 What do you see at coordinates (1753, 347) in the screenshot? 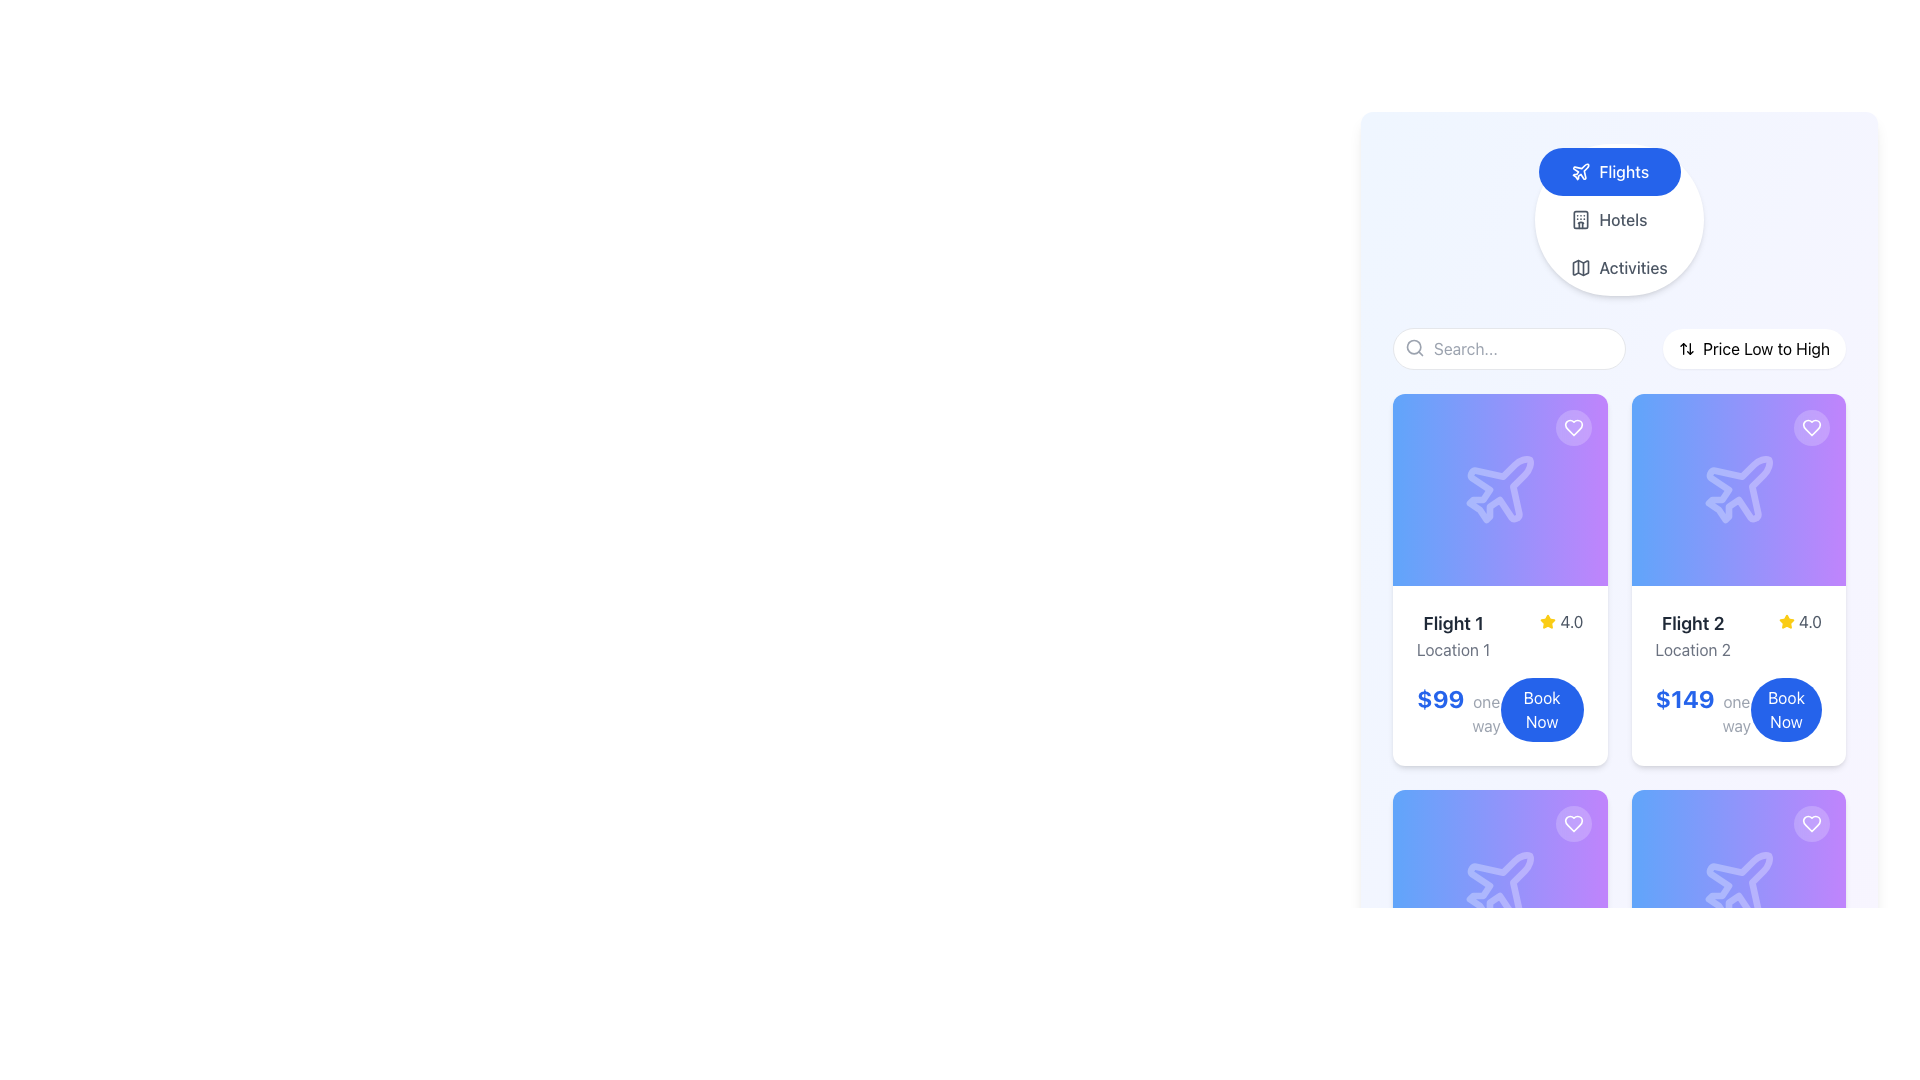
I see `the sort button located in the upper-right section of the interface, adjacent to the search bar` at bounding box center [1753, 347].